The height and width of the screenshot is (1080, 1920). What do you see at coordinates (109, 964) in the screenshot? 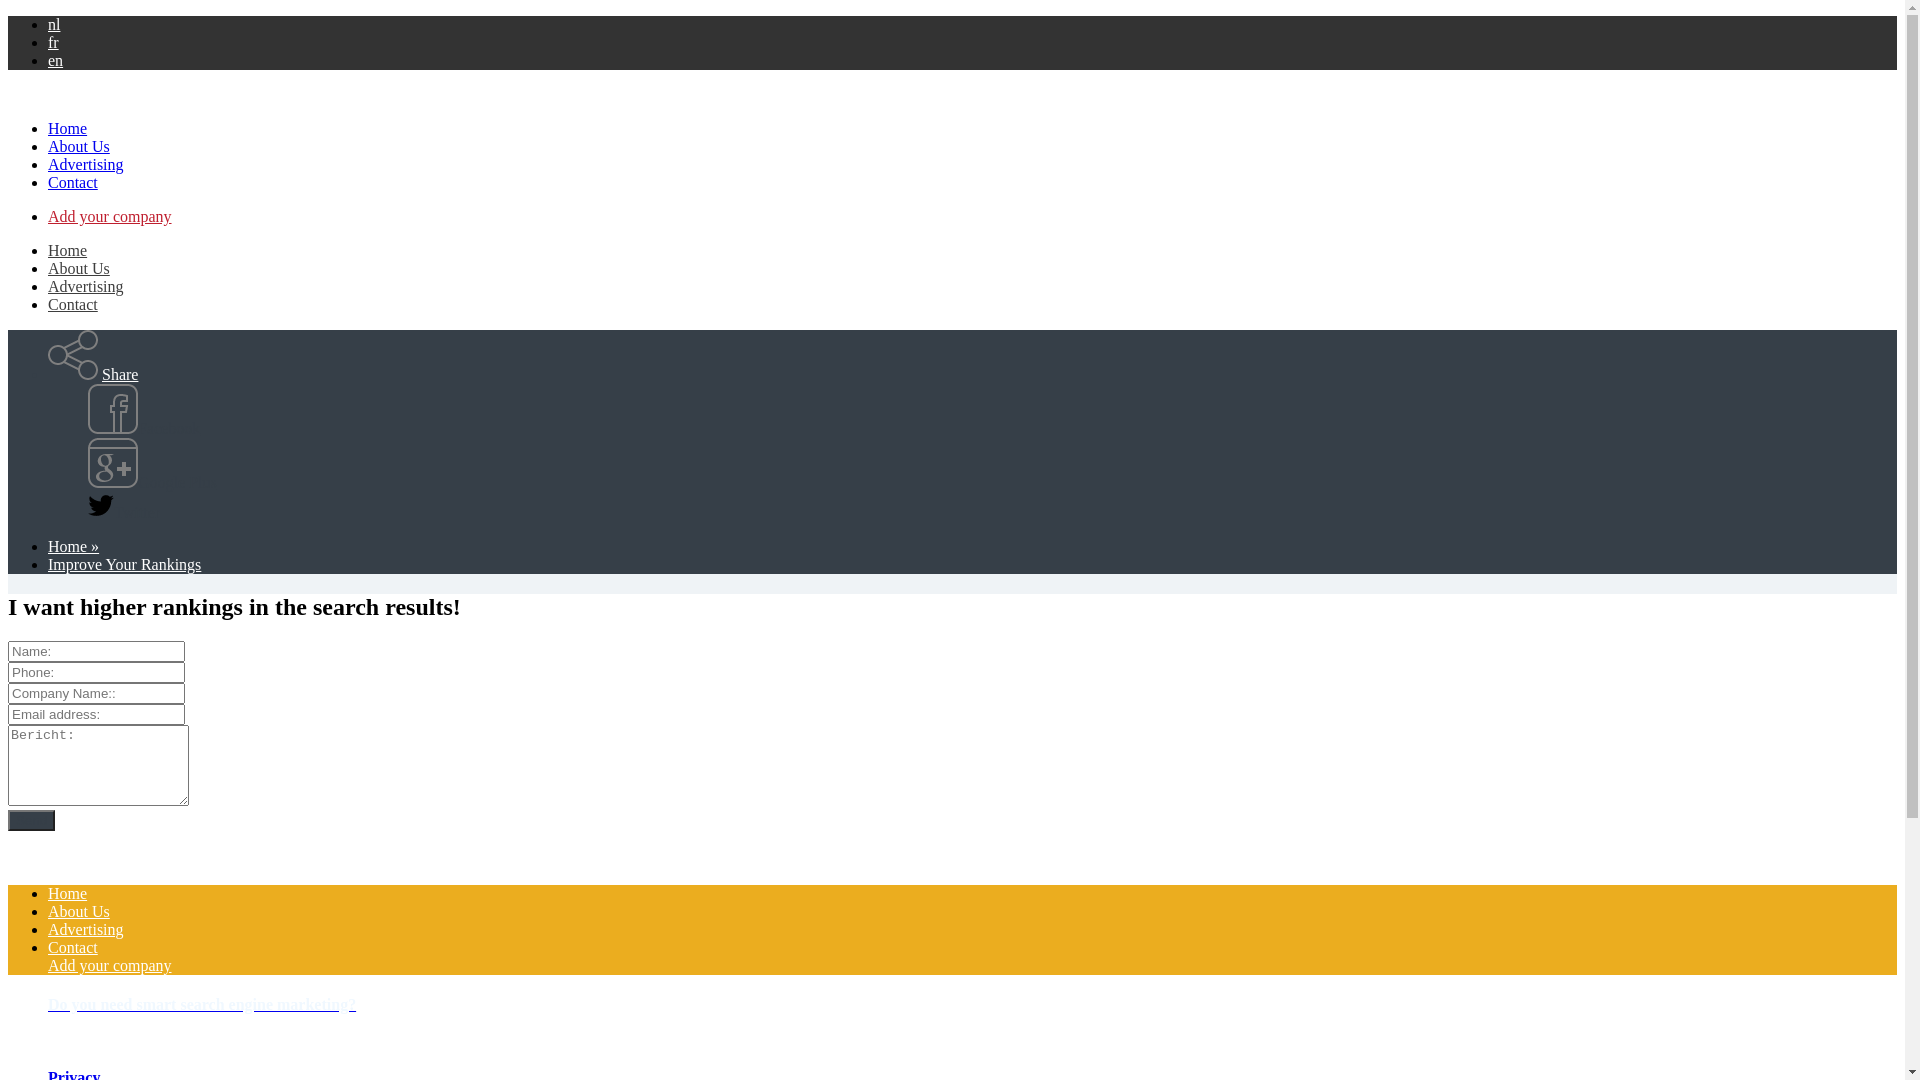
I see `'Add your company'` at bounding box center [109, 964].